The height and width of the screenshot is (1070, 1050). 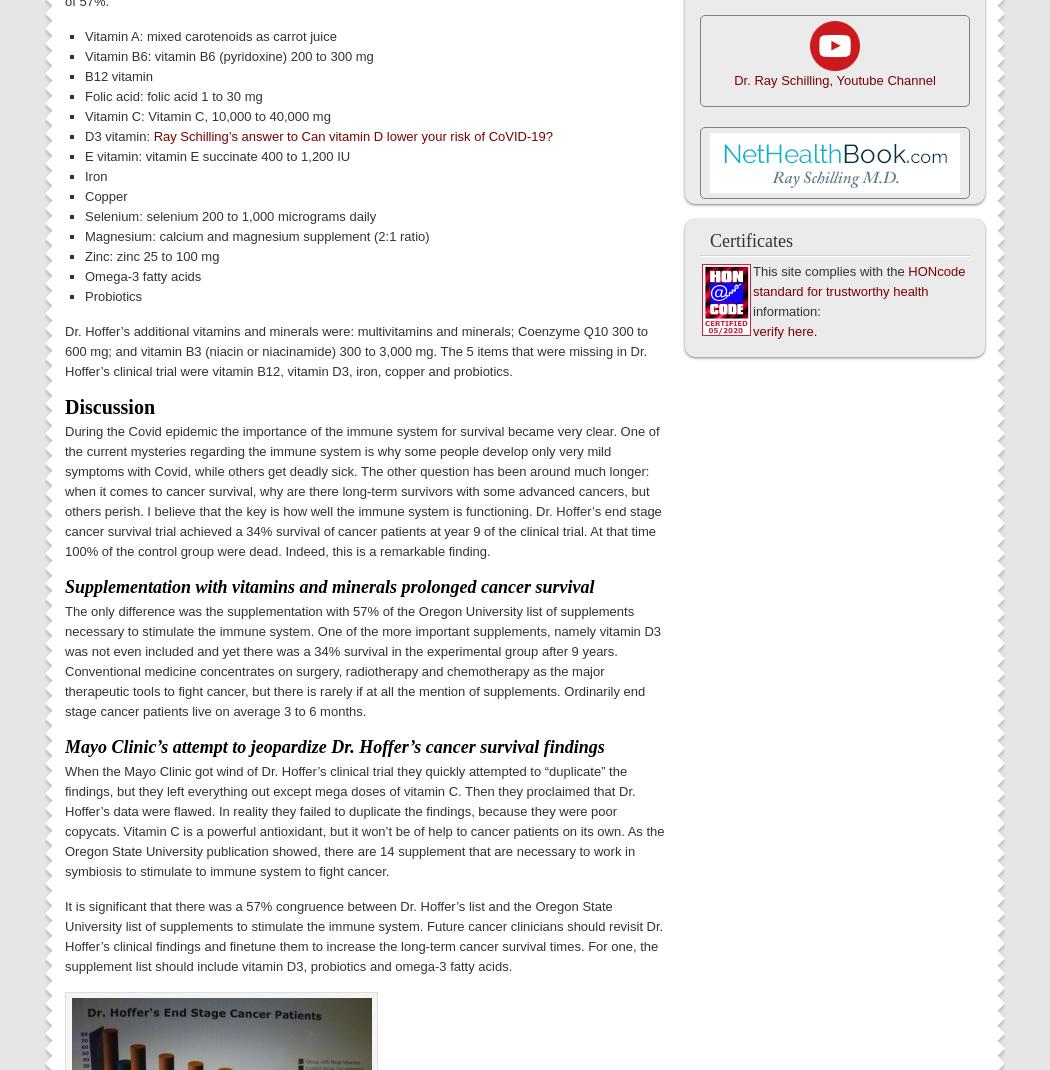 What do you see at coordinates (209, 34) in the screenshot?
I see `'Vitamin A: mixed carotenoids as carrot juice'` at bounding box center [209, 34].